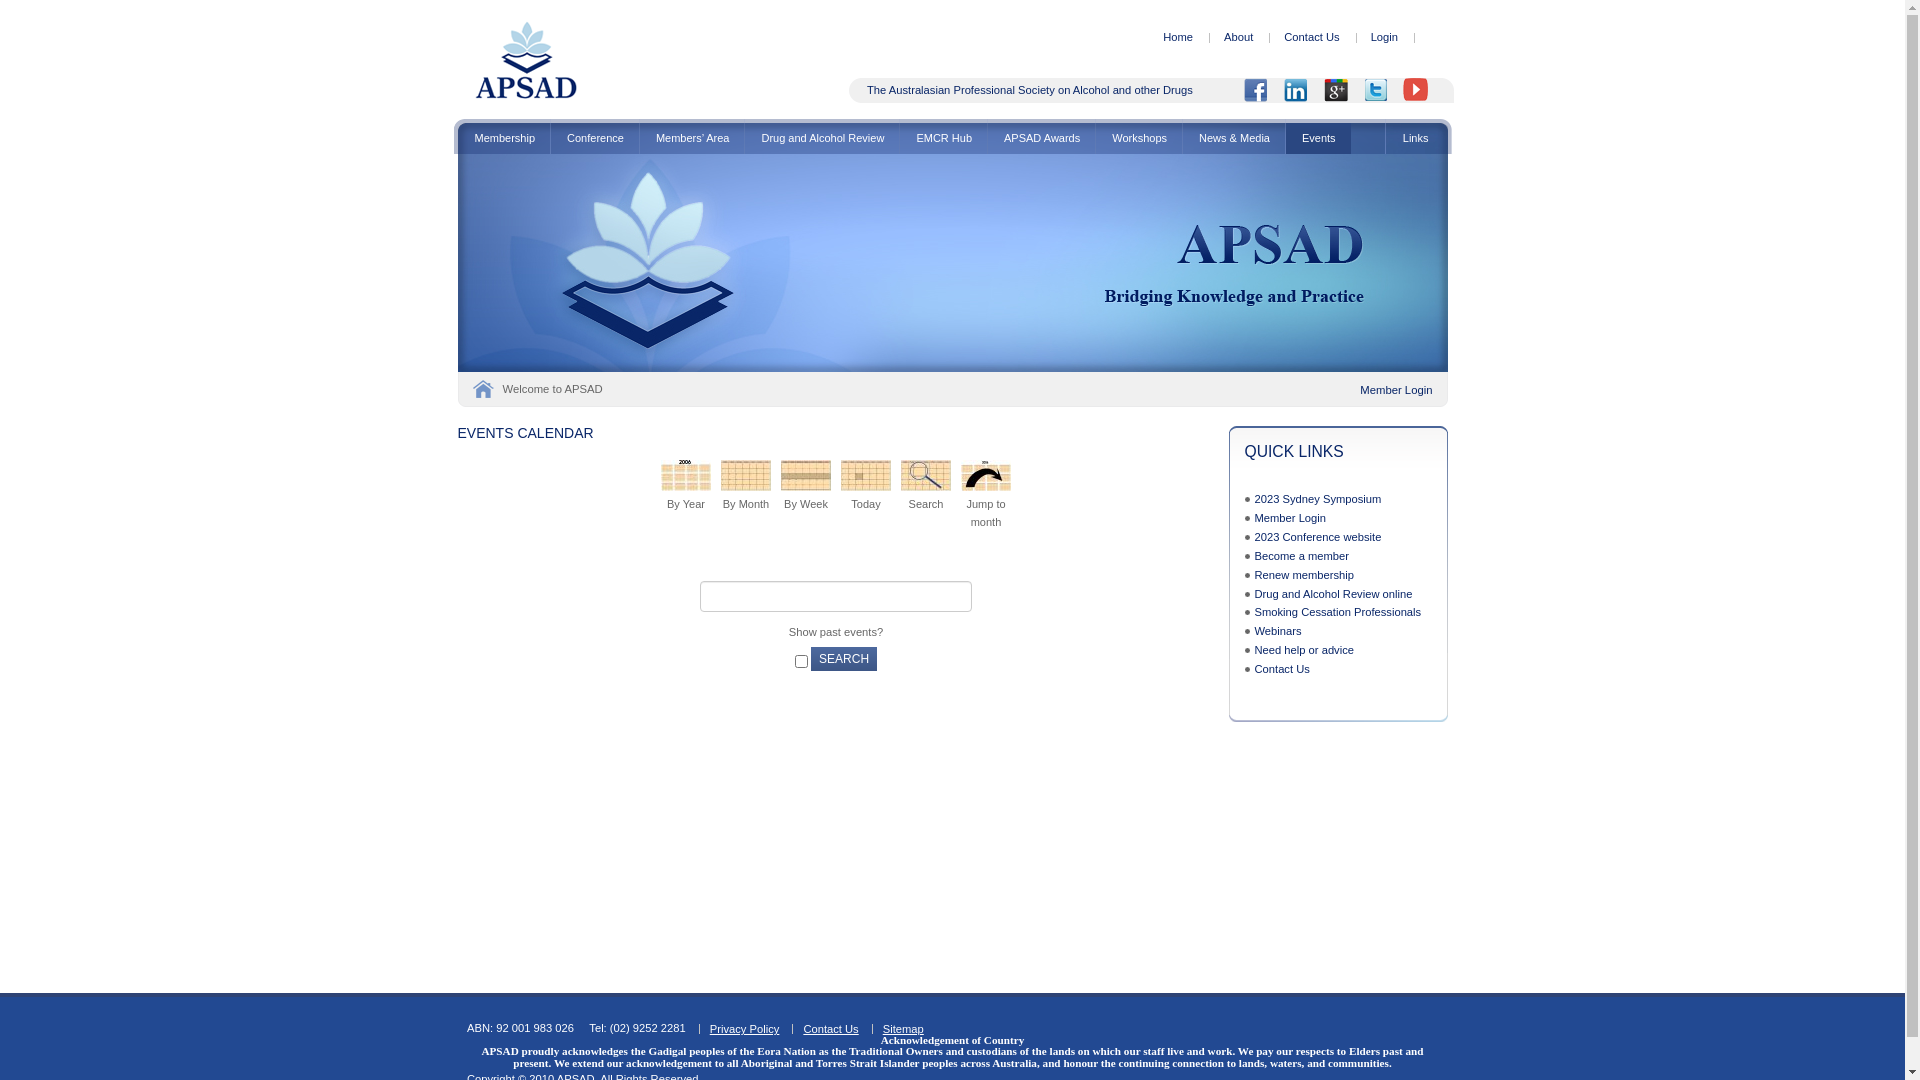 This screenshot has width=1920, height=1080. Describe the element at coordinates (1304, 574) in the screenshot. I see `'Renew membership'` at that location.